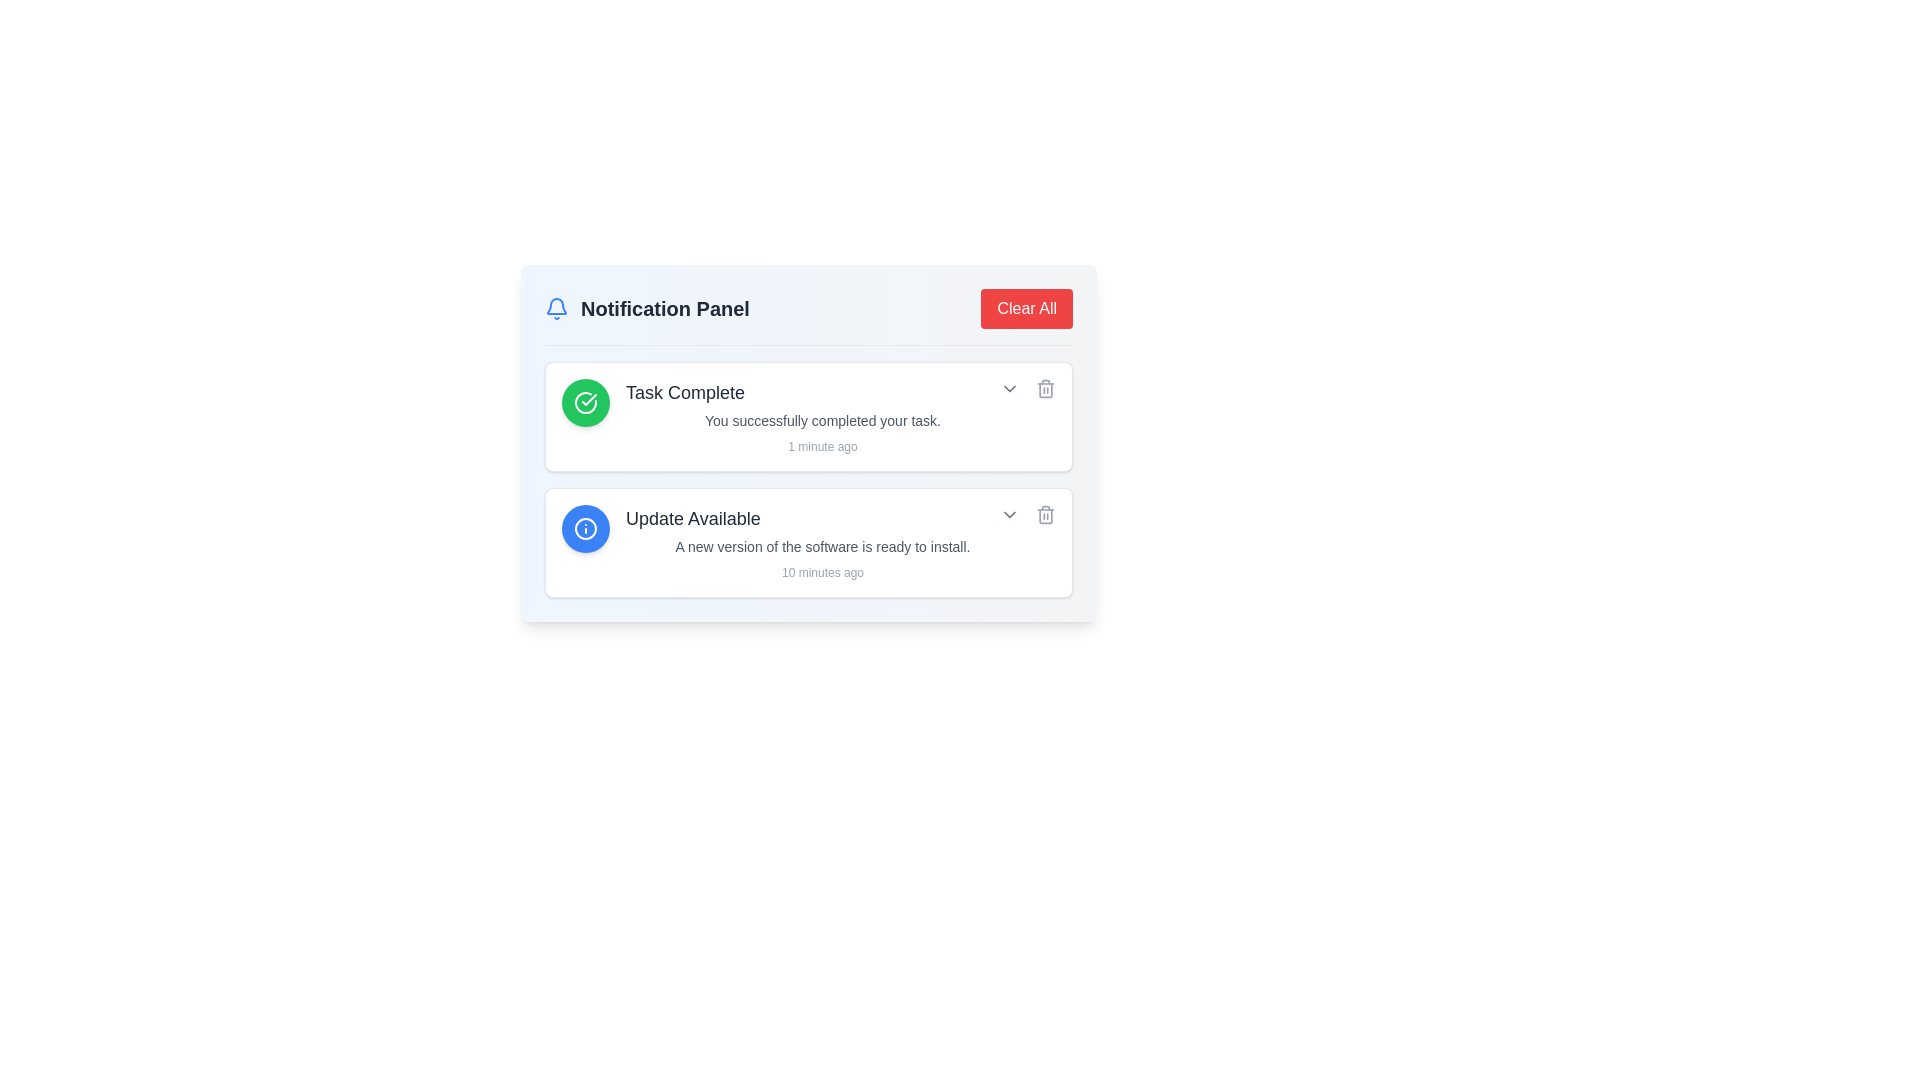  I want to click on the informational text element located below the 'Update Available' header and above the timestamp '10 minutes ago', so click(822, 547).